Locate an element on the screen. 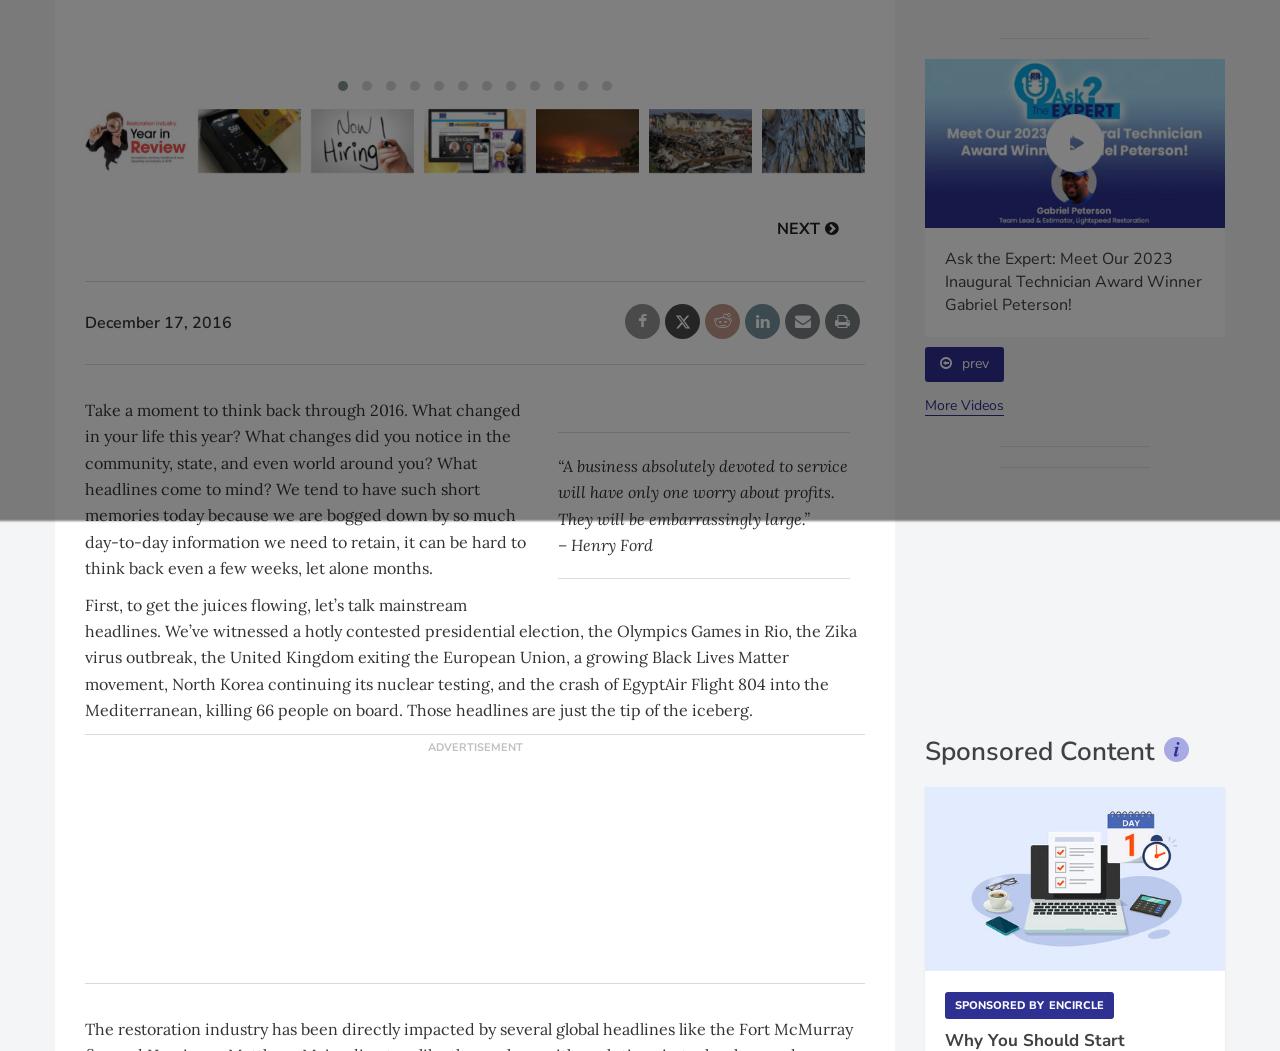  'December 17, 2016' is located at coordinates (83, 321).